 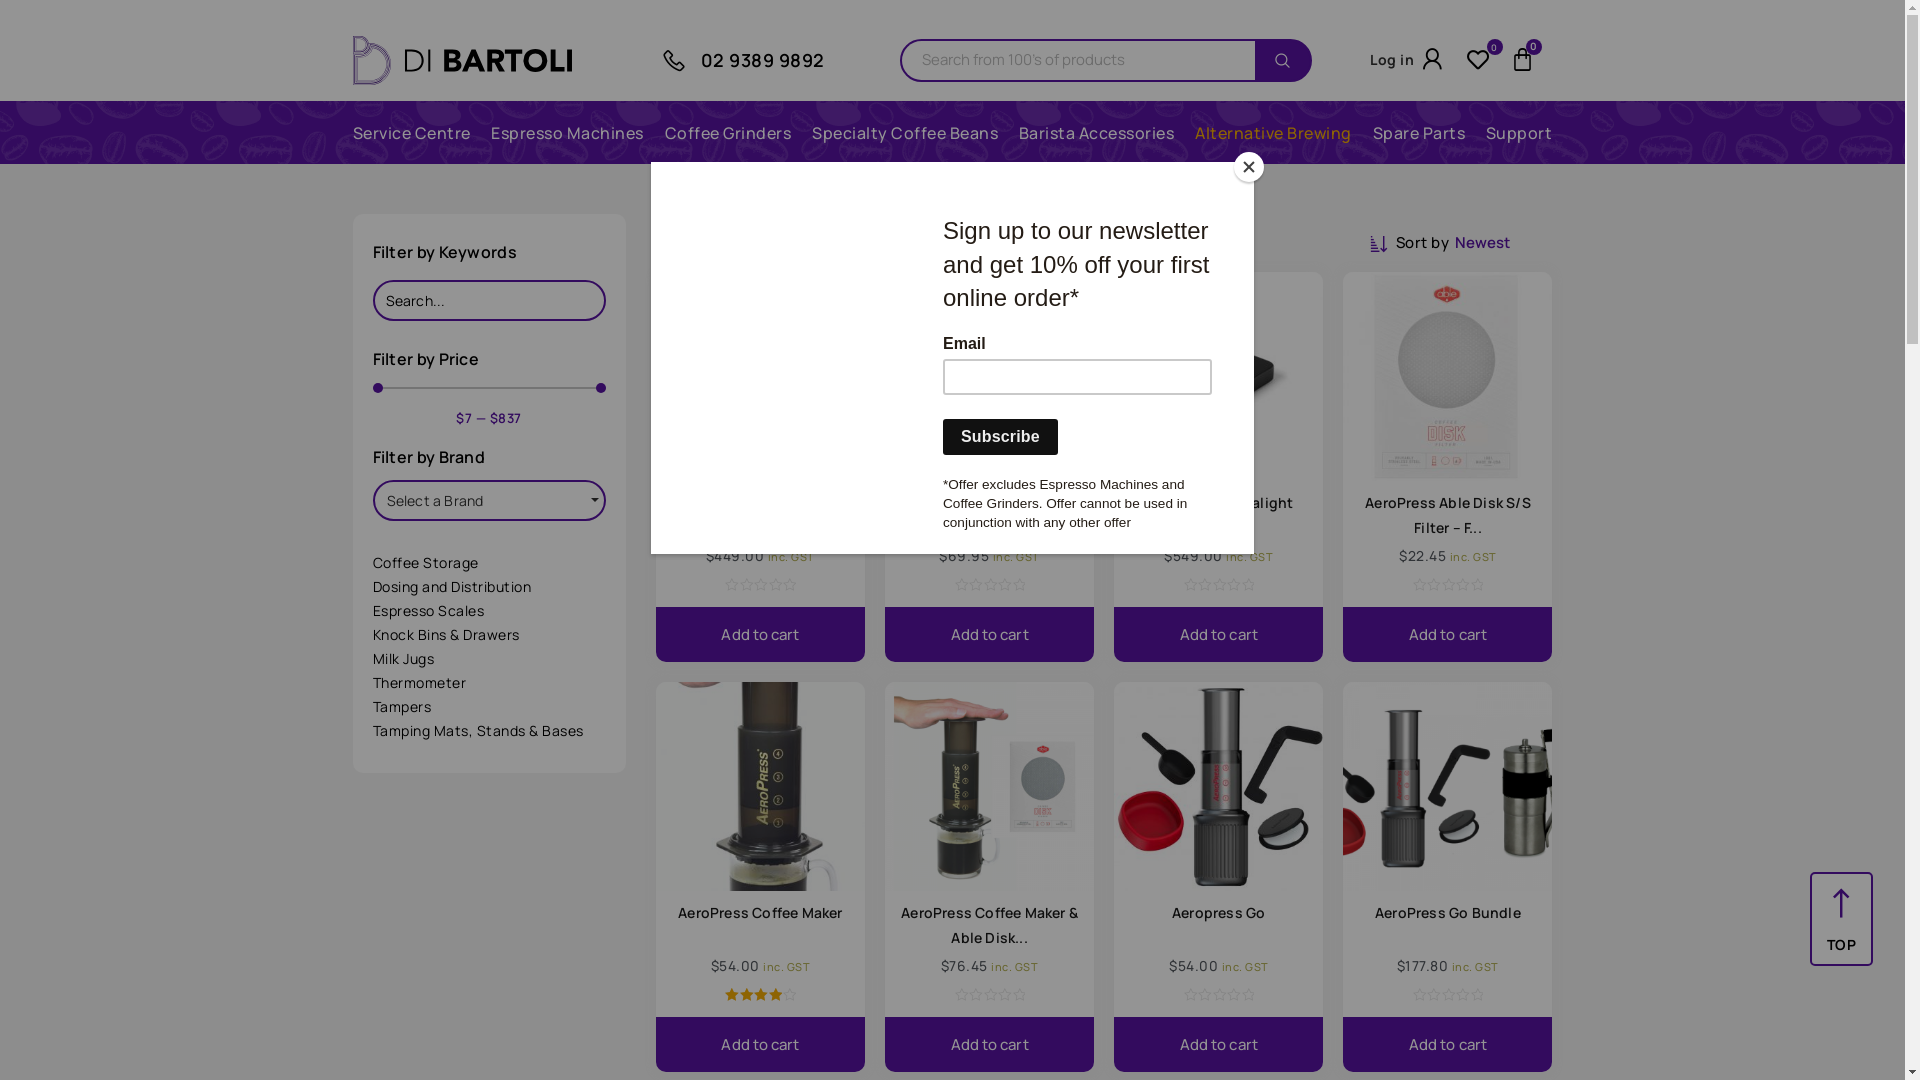 What do you see at coordinates (904, 132) in the screenshot?
I see `'Specialty Coffee Beans'` at bounding box center [904, 132].